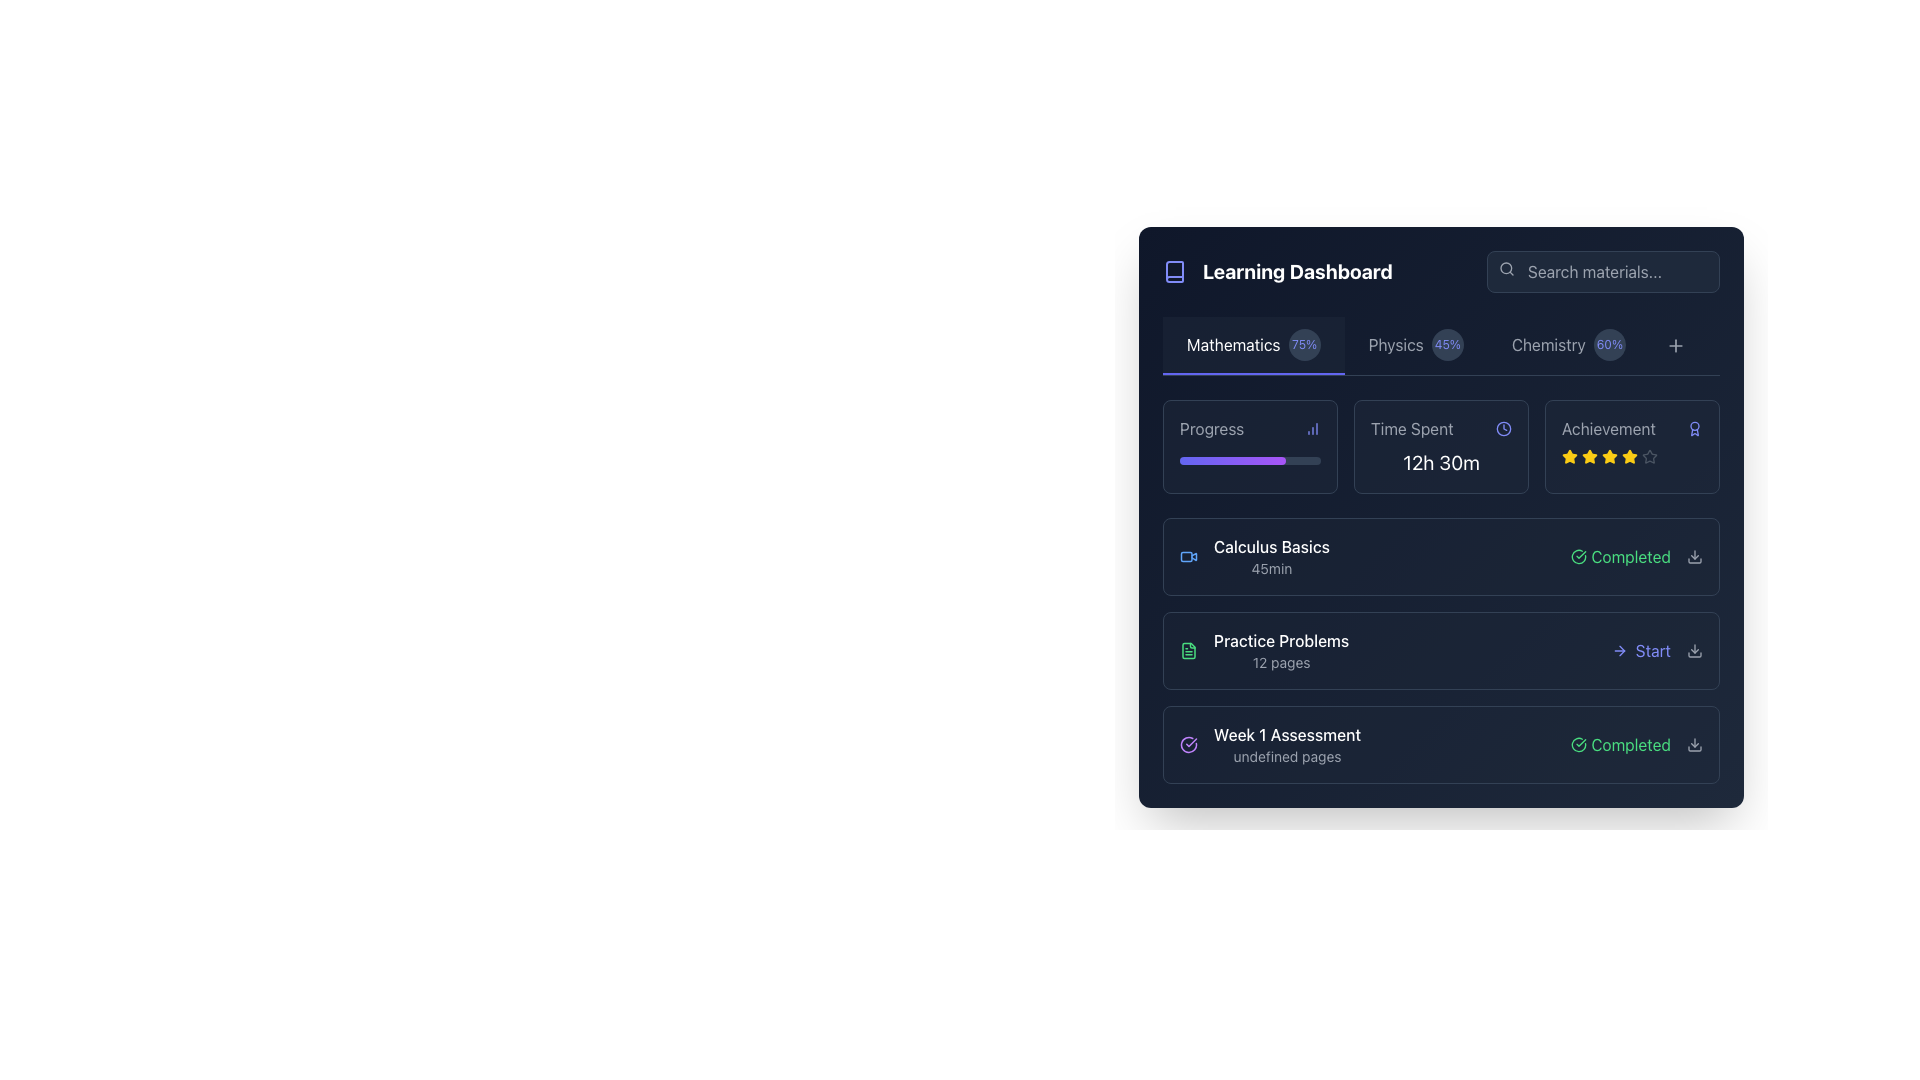  I want to click on the status indicator that shows a task completion in the bottom row of the 'Week 1 Assessment' card, which is the second item from the right, so click(1637, 744).